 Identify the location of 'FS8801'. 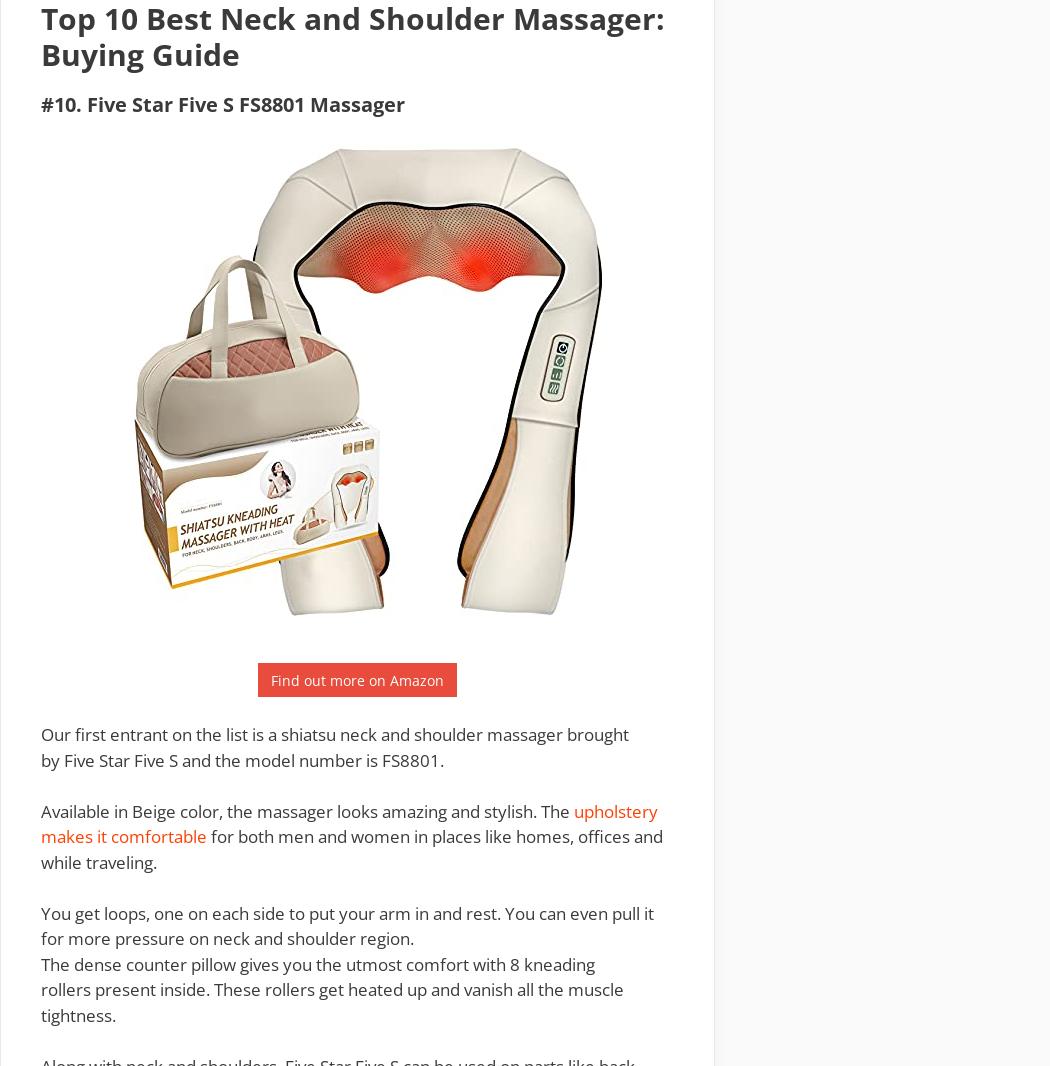
(410, 758).